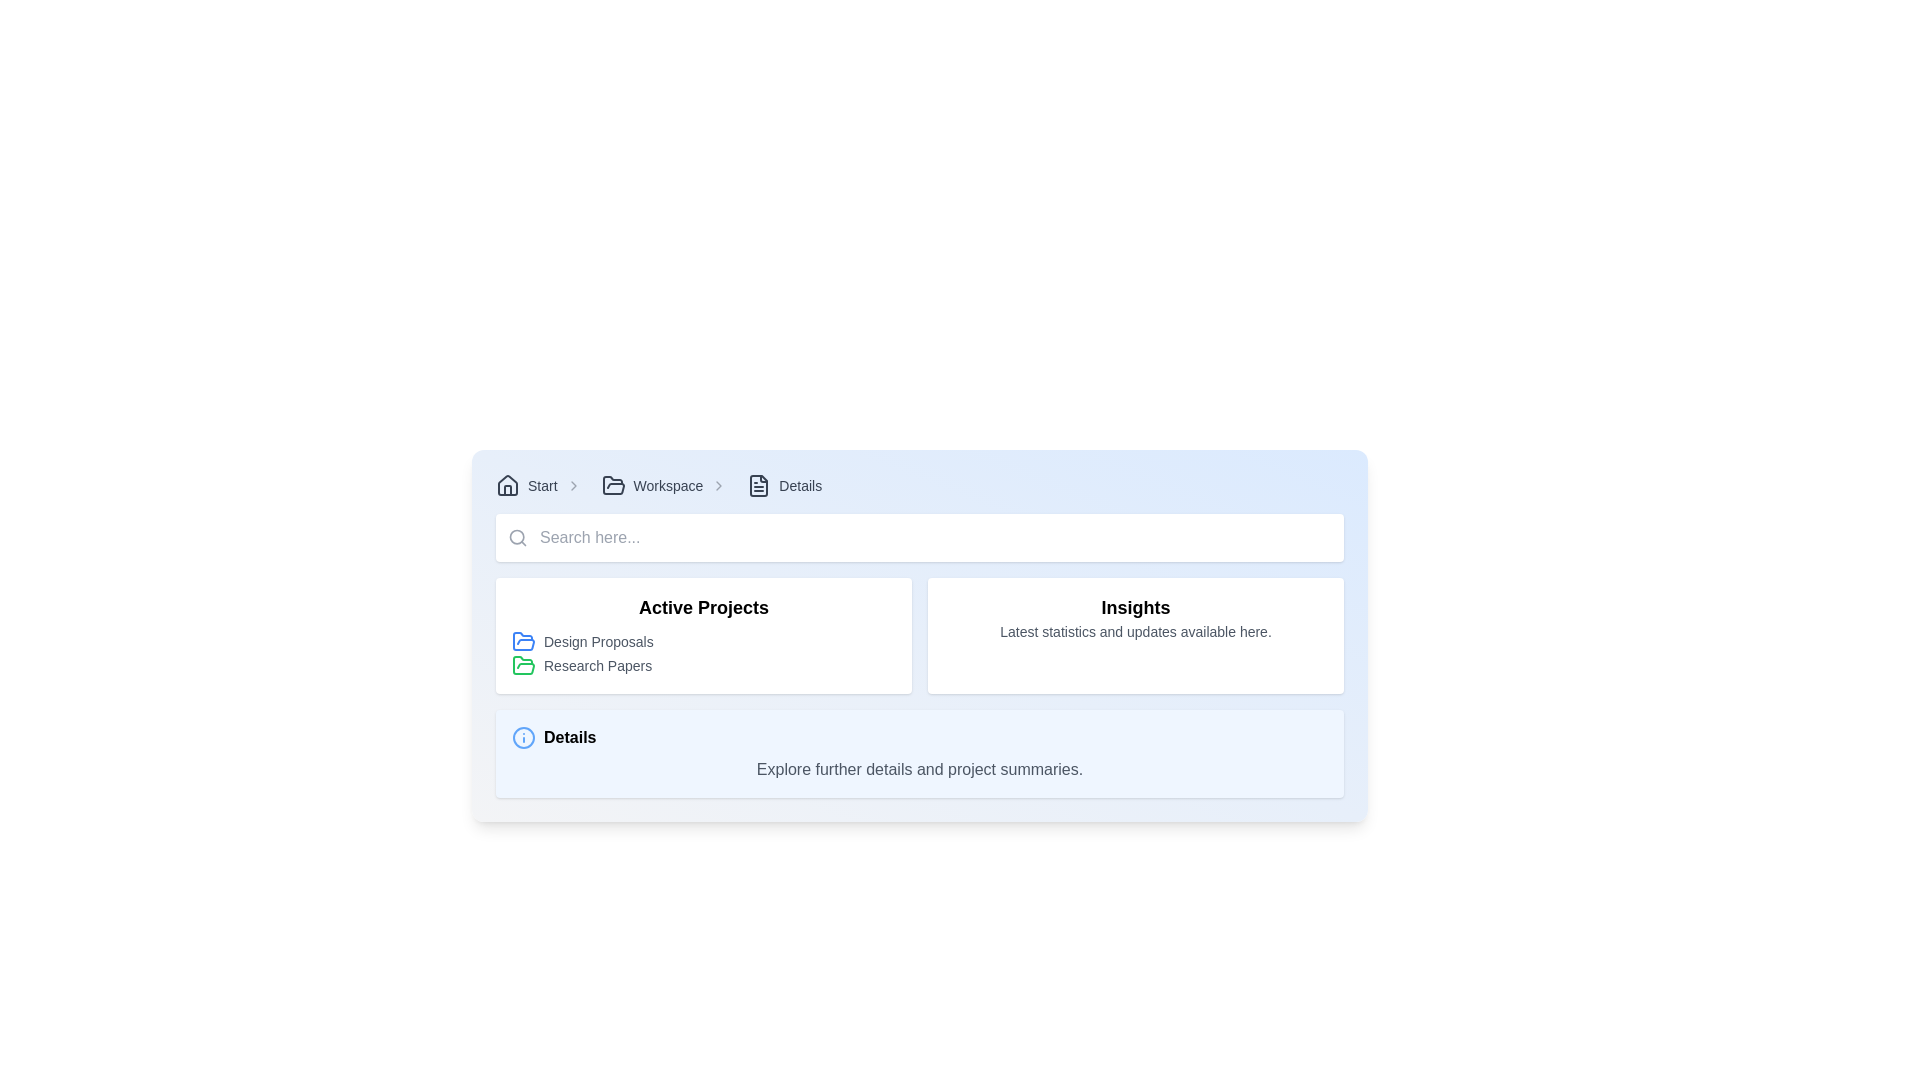 Image resolution: width=1920 pixels, height=1080 pixels. What do you see at coordinates (758, 486) in the screenshot?
I see `the 'Details' icon in the navigation bar, which is positioned to the right of the 'Workspace' folder icon and adjacent to the text 'Details'` at bounding box center [758, 486].